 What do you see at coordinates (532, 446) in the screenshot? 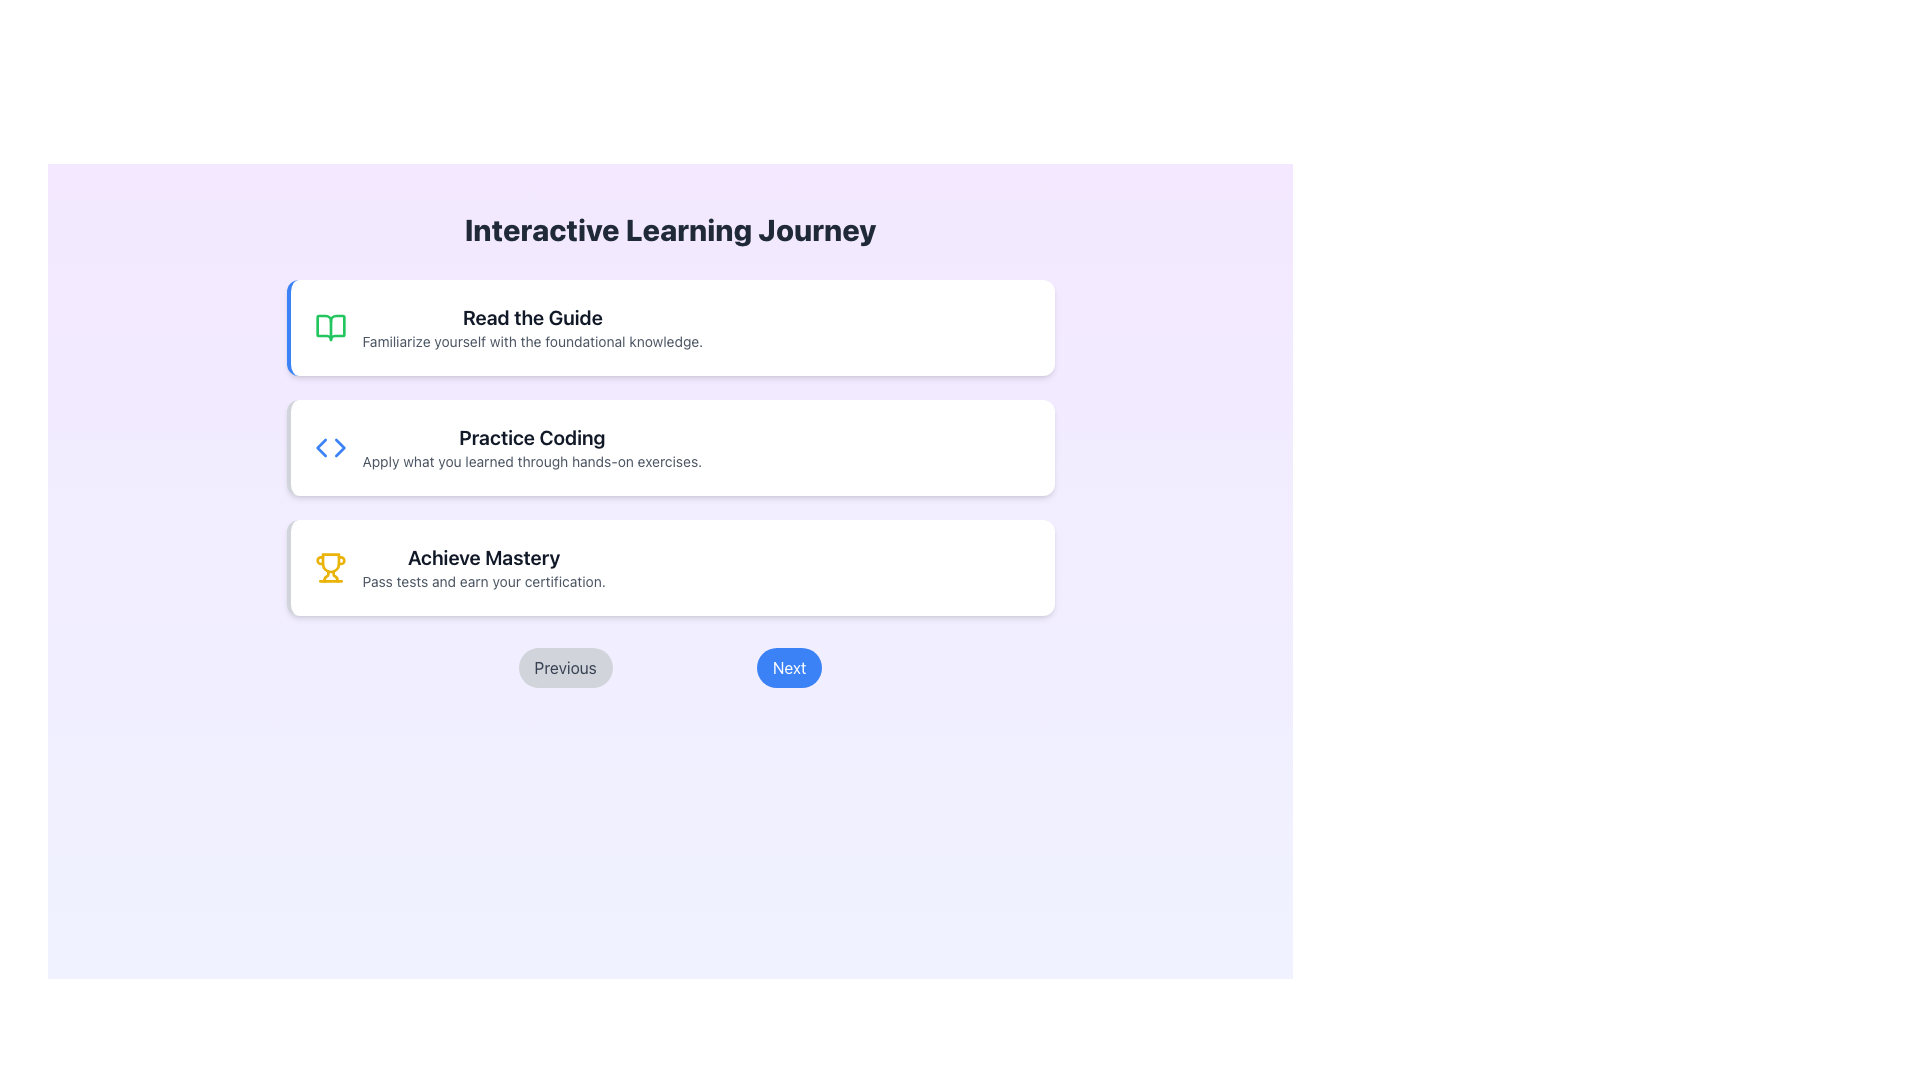
I see `the text block that contains 'Practice Coding' and 'Apply what you learned through hands-on exercises.'` at bounding box center [532, 446].